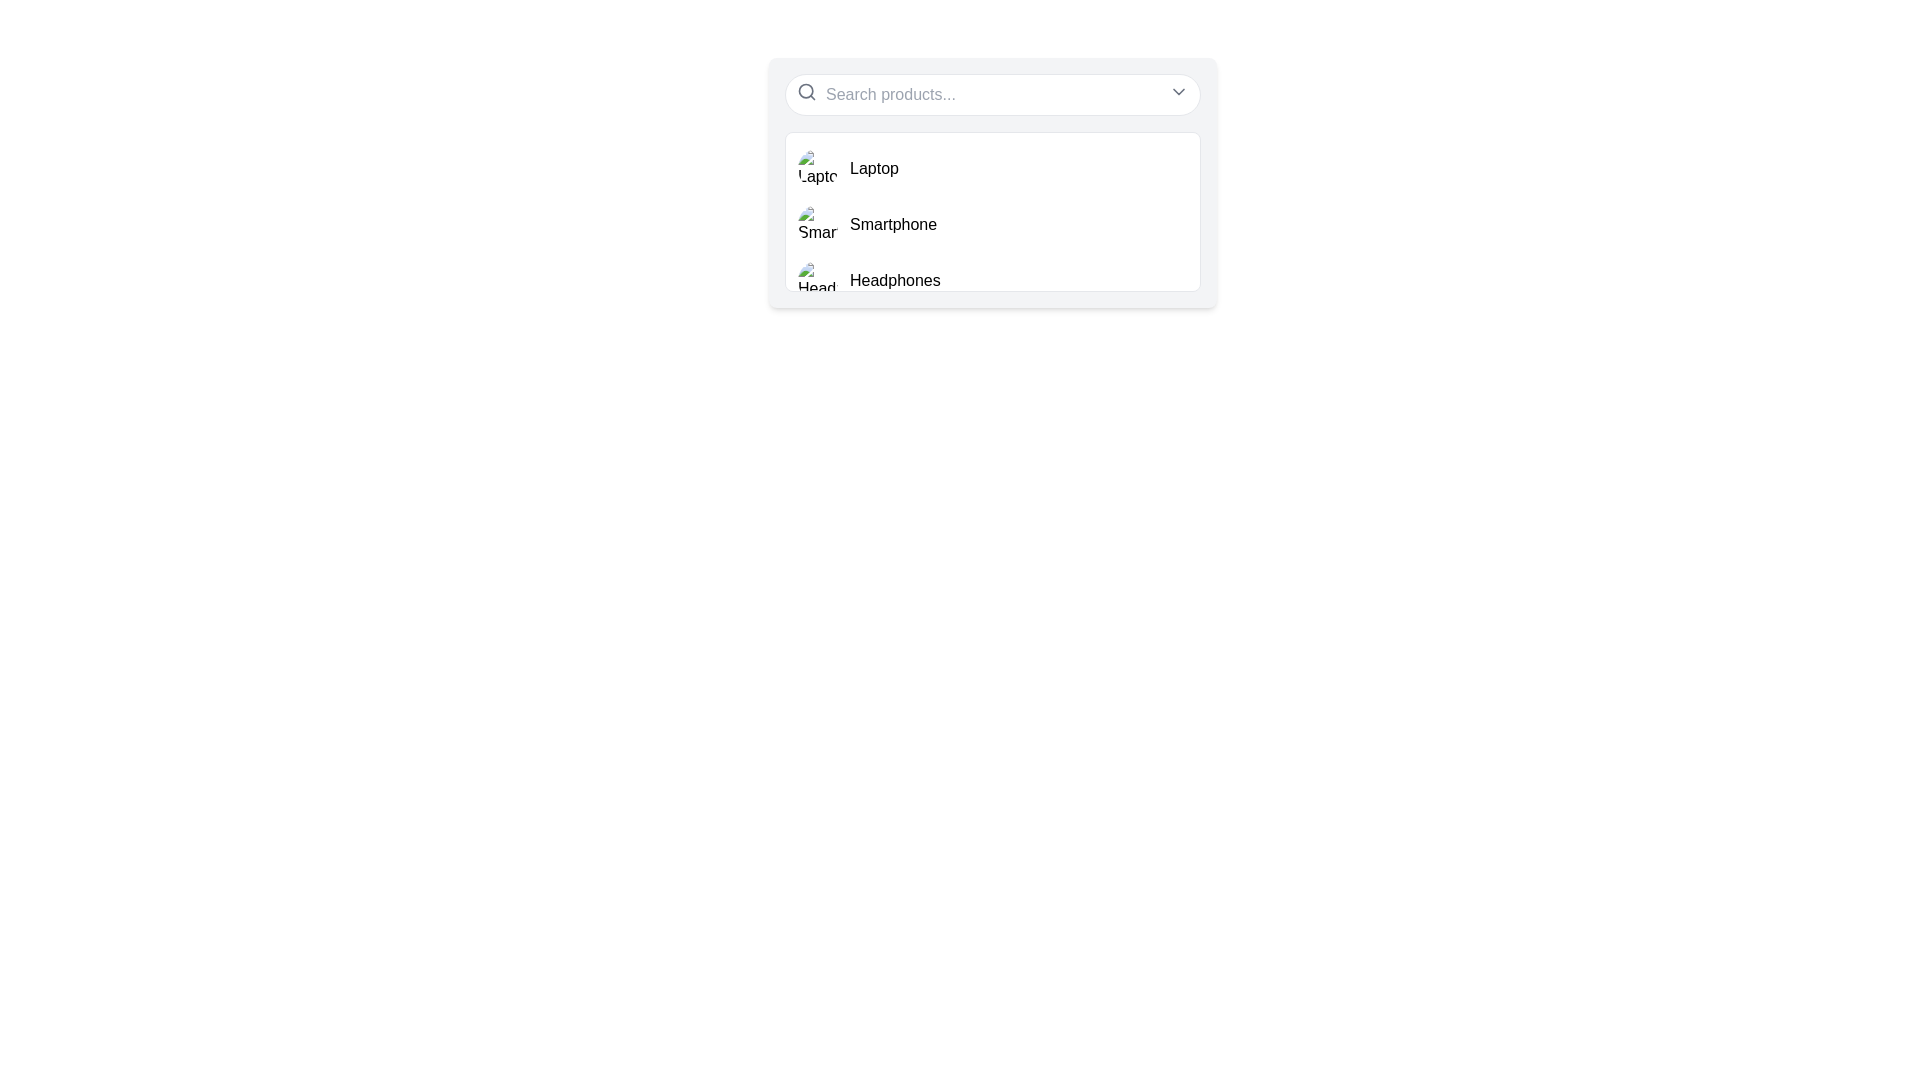  Describe the element at coordinates (894, 281) in the screenshot. I see `label 'Headphones' located in the dropdown menu, which is the third item listed and positioned to the right of a small circular image placeholder` at that location.